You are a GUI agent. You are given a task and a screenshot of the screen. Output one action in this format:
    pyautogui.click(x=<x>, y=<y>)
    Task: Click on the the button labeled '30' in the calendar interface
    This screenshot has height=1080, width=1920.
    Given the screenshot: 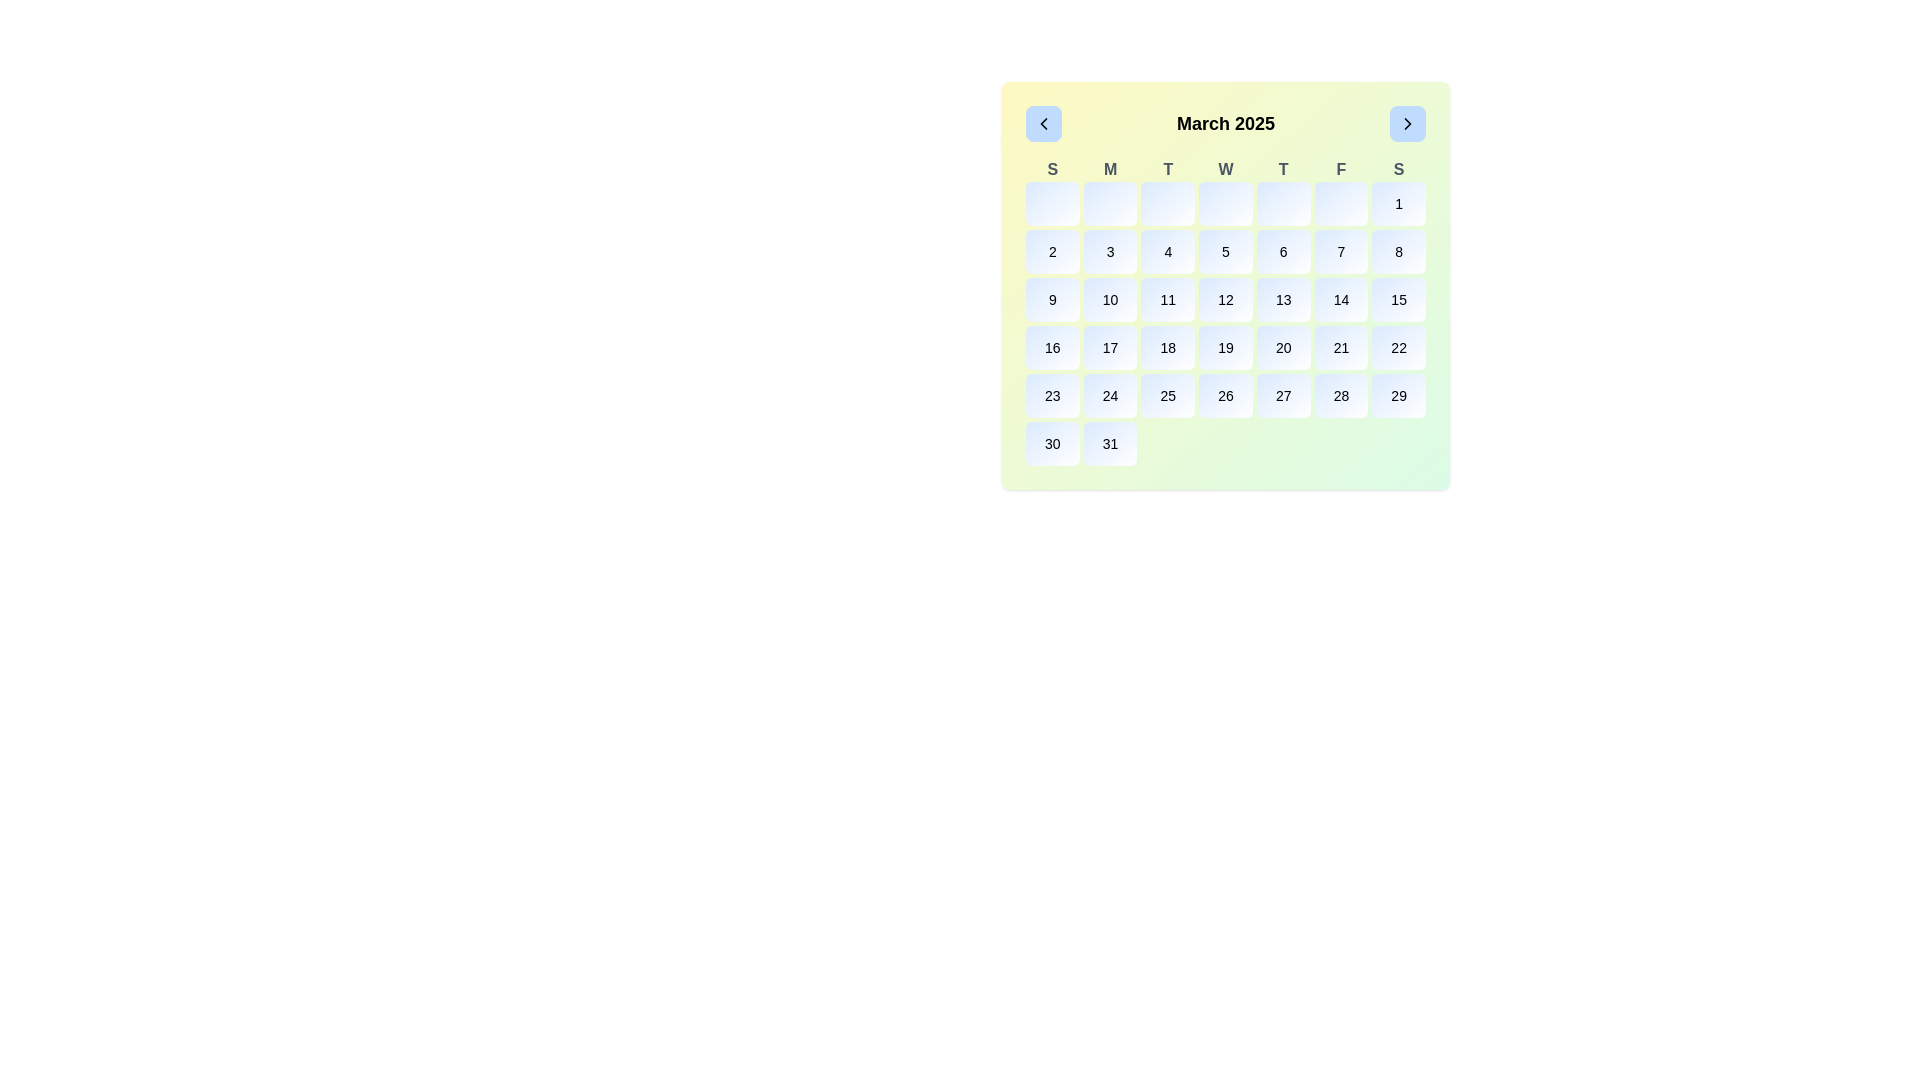 What is the action you would take?
    pyautogui.click(x=1051, y=442)
    